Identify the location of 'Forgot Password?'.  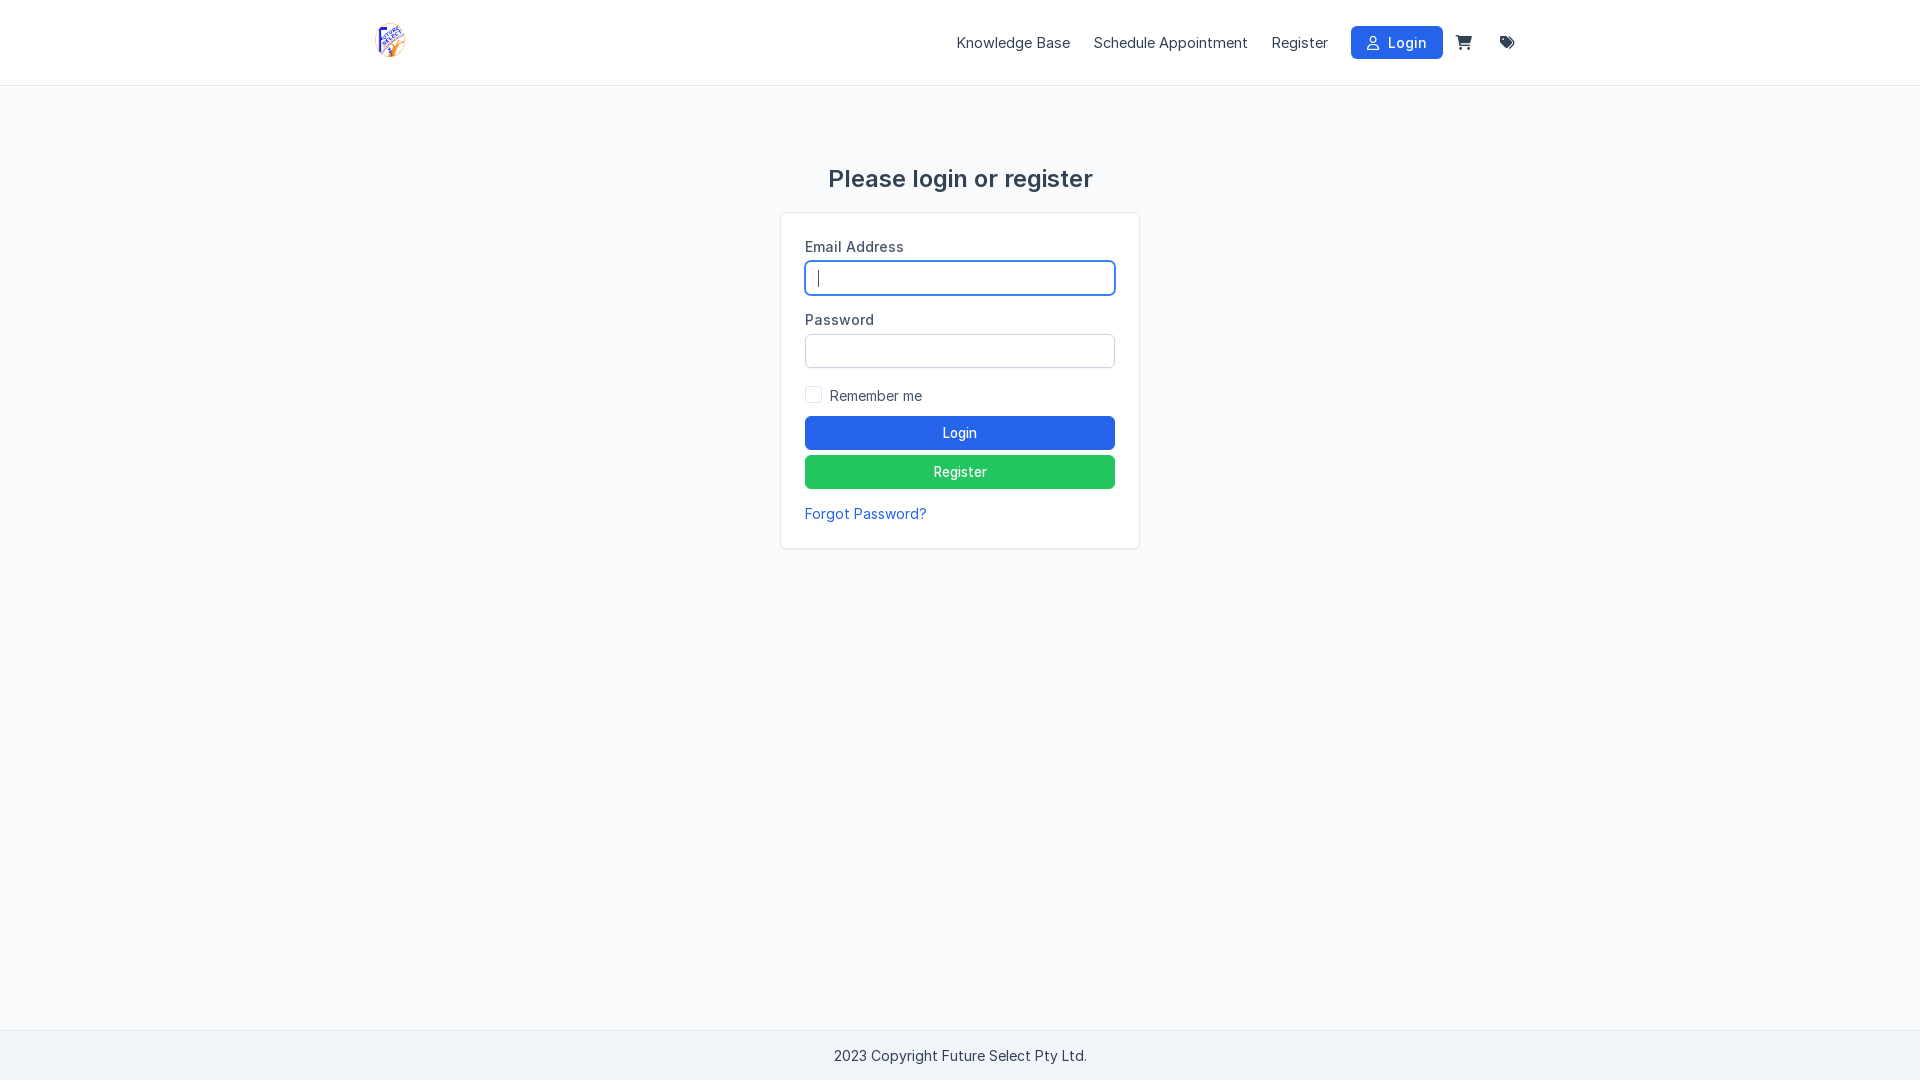
(865, 512).